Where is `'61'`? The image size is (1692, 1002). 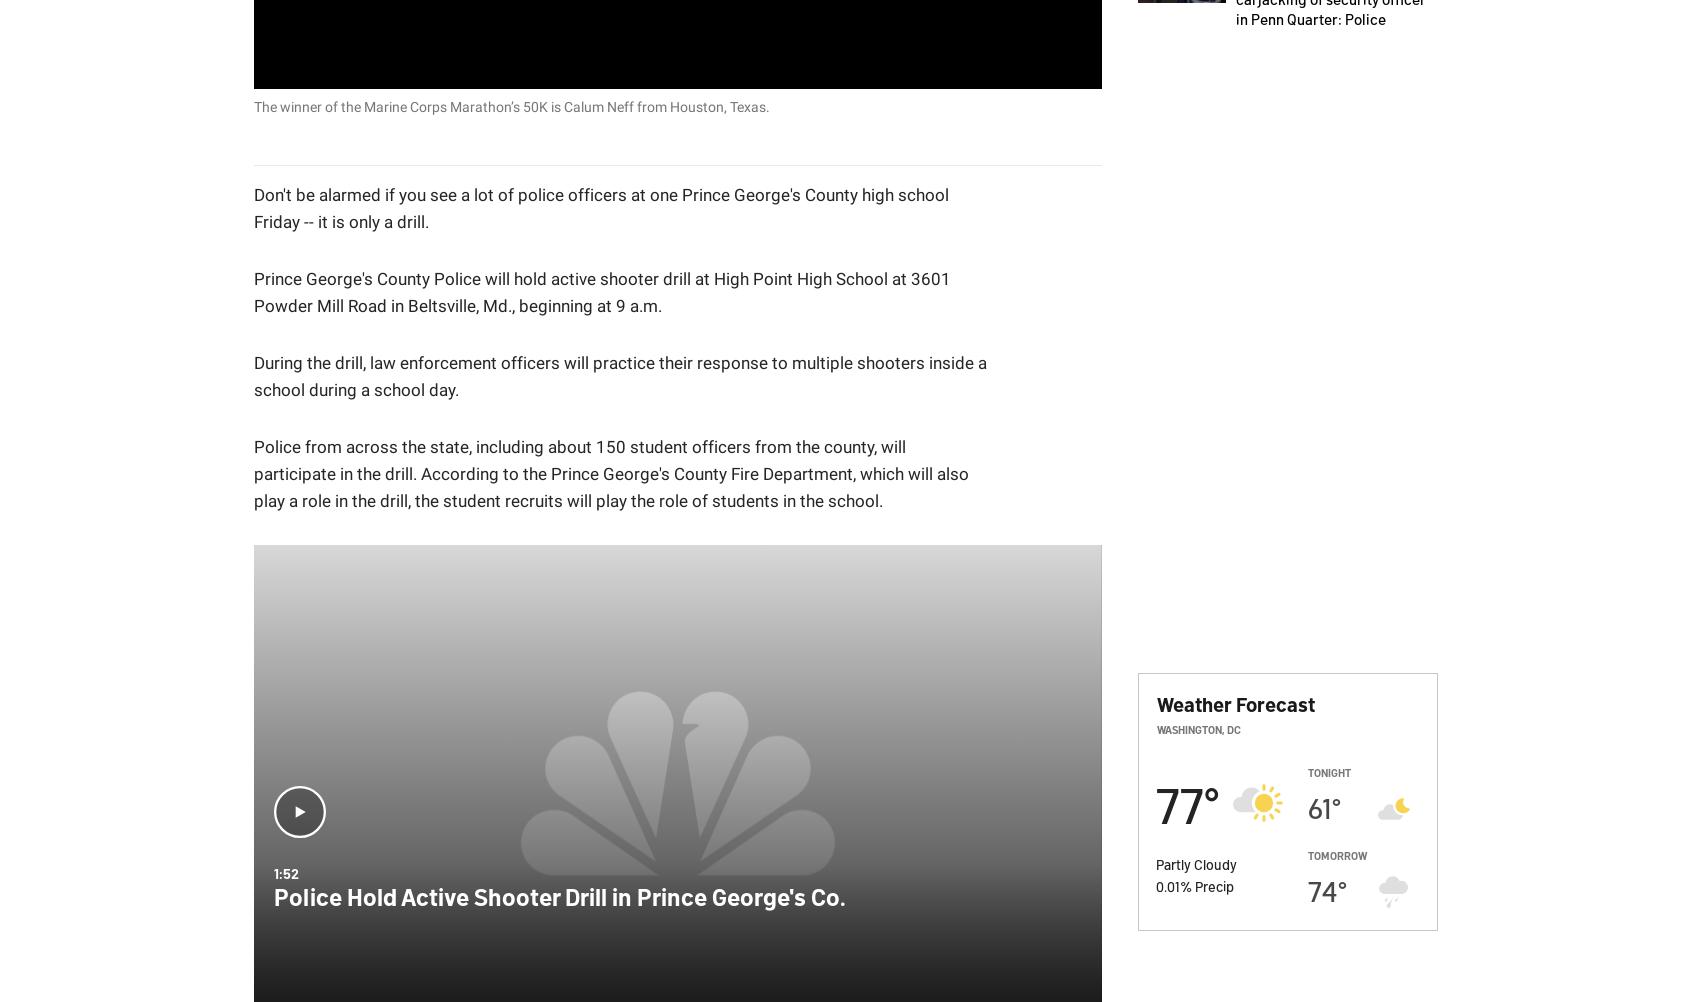 '61' is located at coordinates (1306, 806).